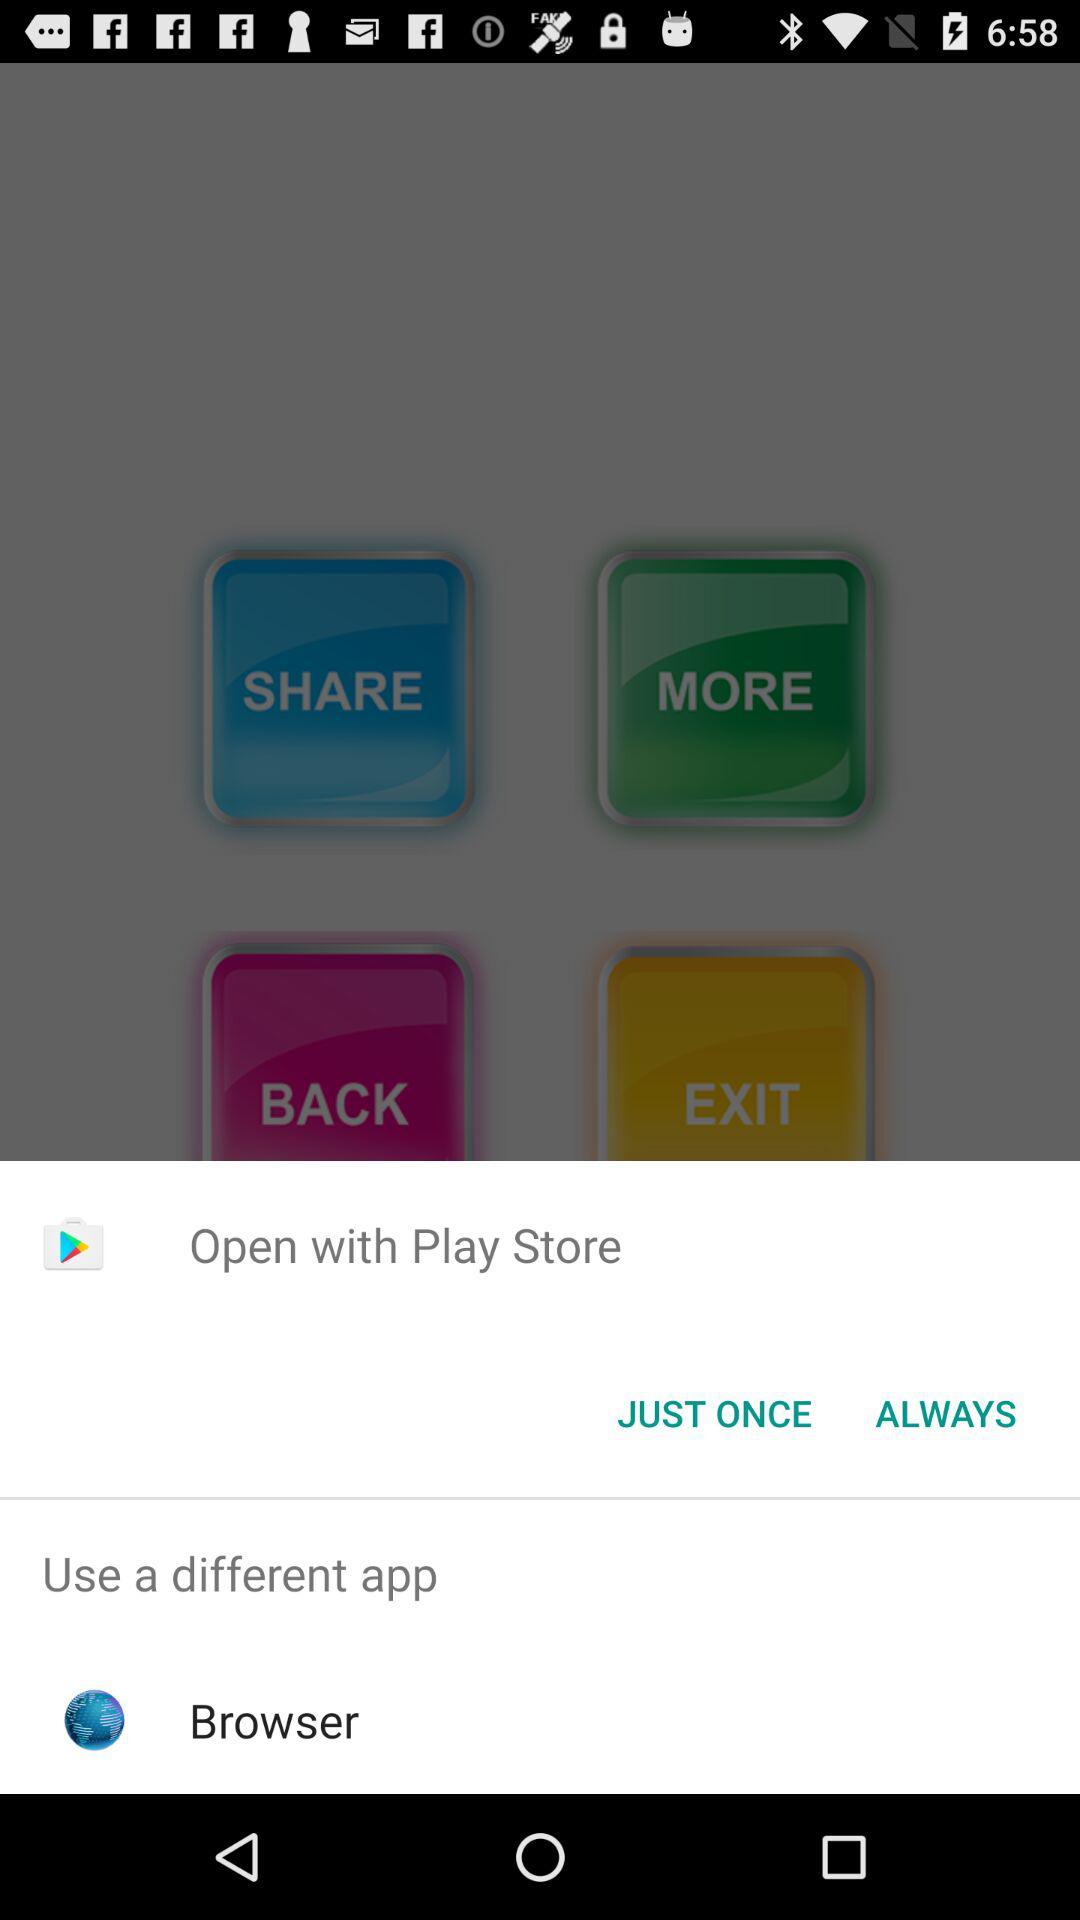 The width and height of the screenshot is (1080, 1920). Describe the element at coordinates (713, 1411) in the screenshot. I see `the icon below open with play icon` at that location.